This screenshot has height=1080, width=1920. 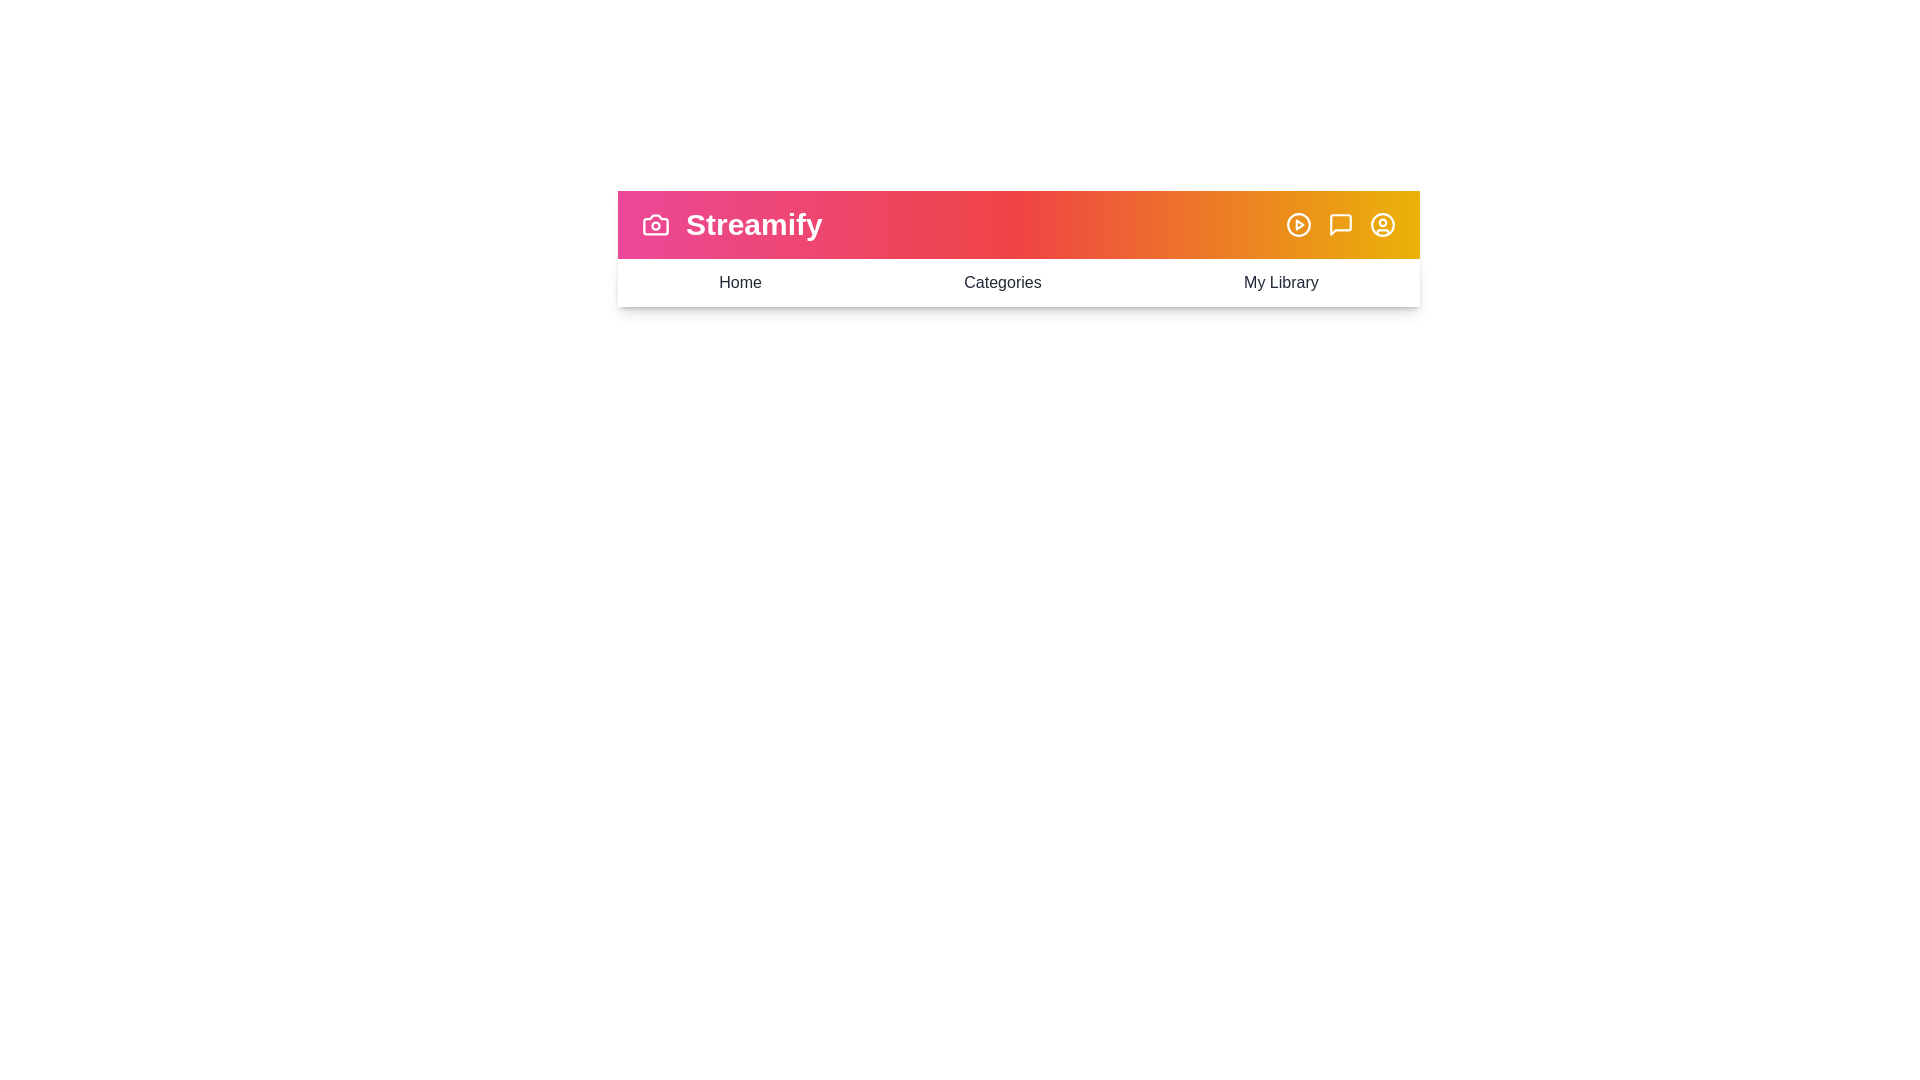 What do you see at coordinates (738, 282) in the screenshot?
I see `the 'Home' menu item to navigate to the Home view` at bounding box center [738, 282].